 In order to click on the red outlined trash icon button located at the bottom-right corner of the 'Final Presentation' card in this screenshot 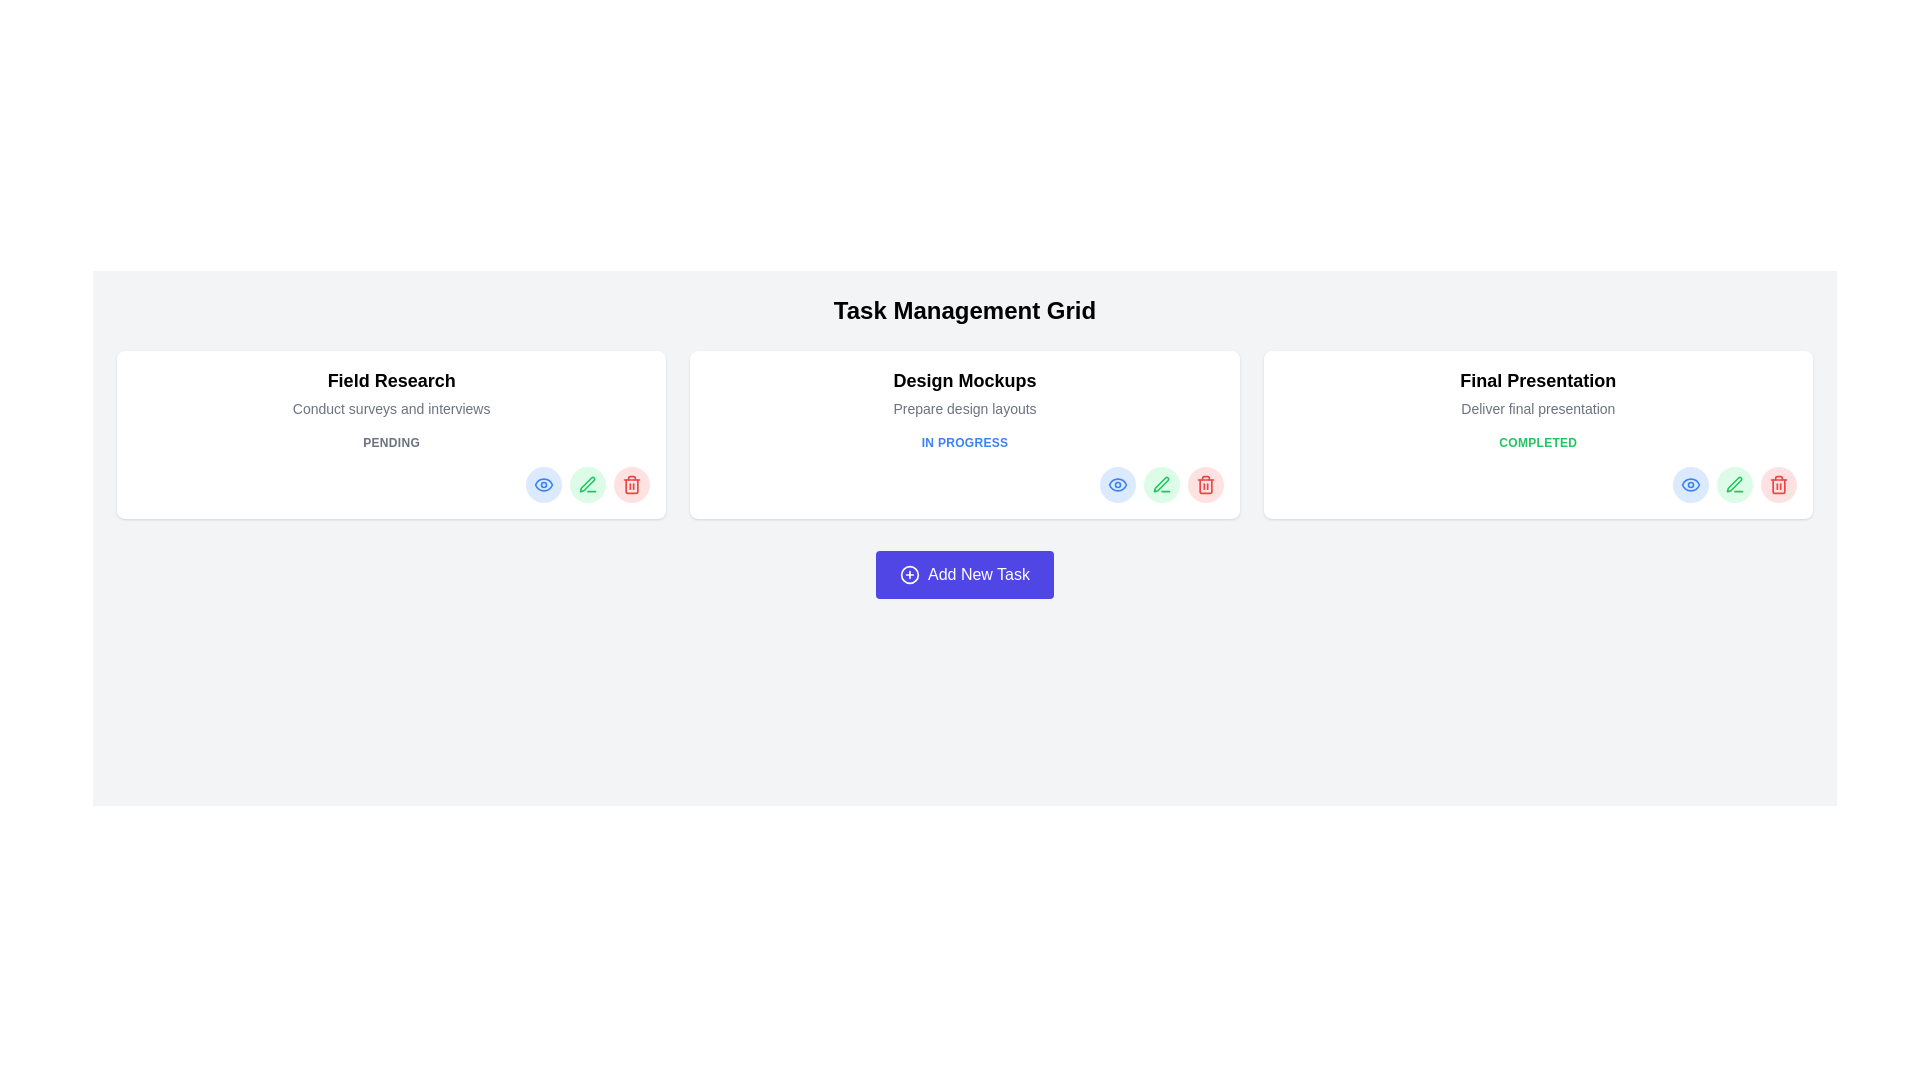, I will do `click(1779, 485)`.